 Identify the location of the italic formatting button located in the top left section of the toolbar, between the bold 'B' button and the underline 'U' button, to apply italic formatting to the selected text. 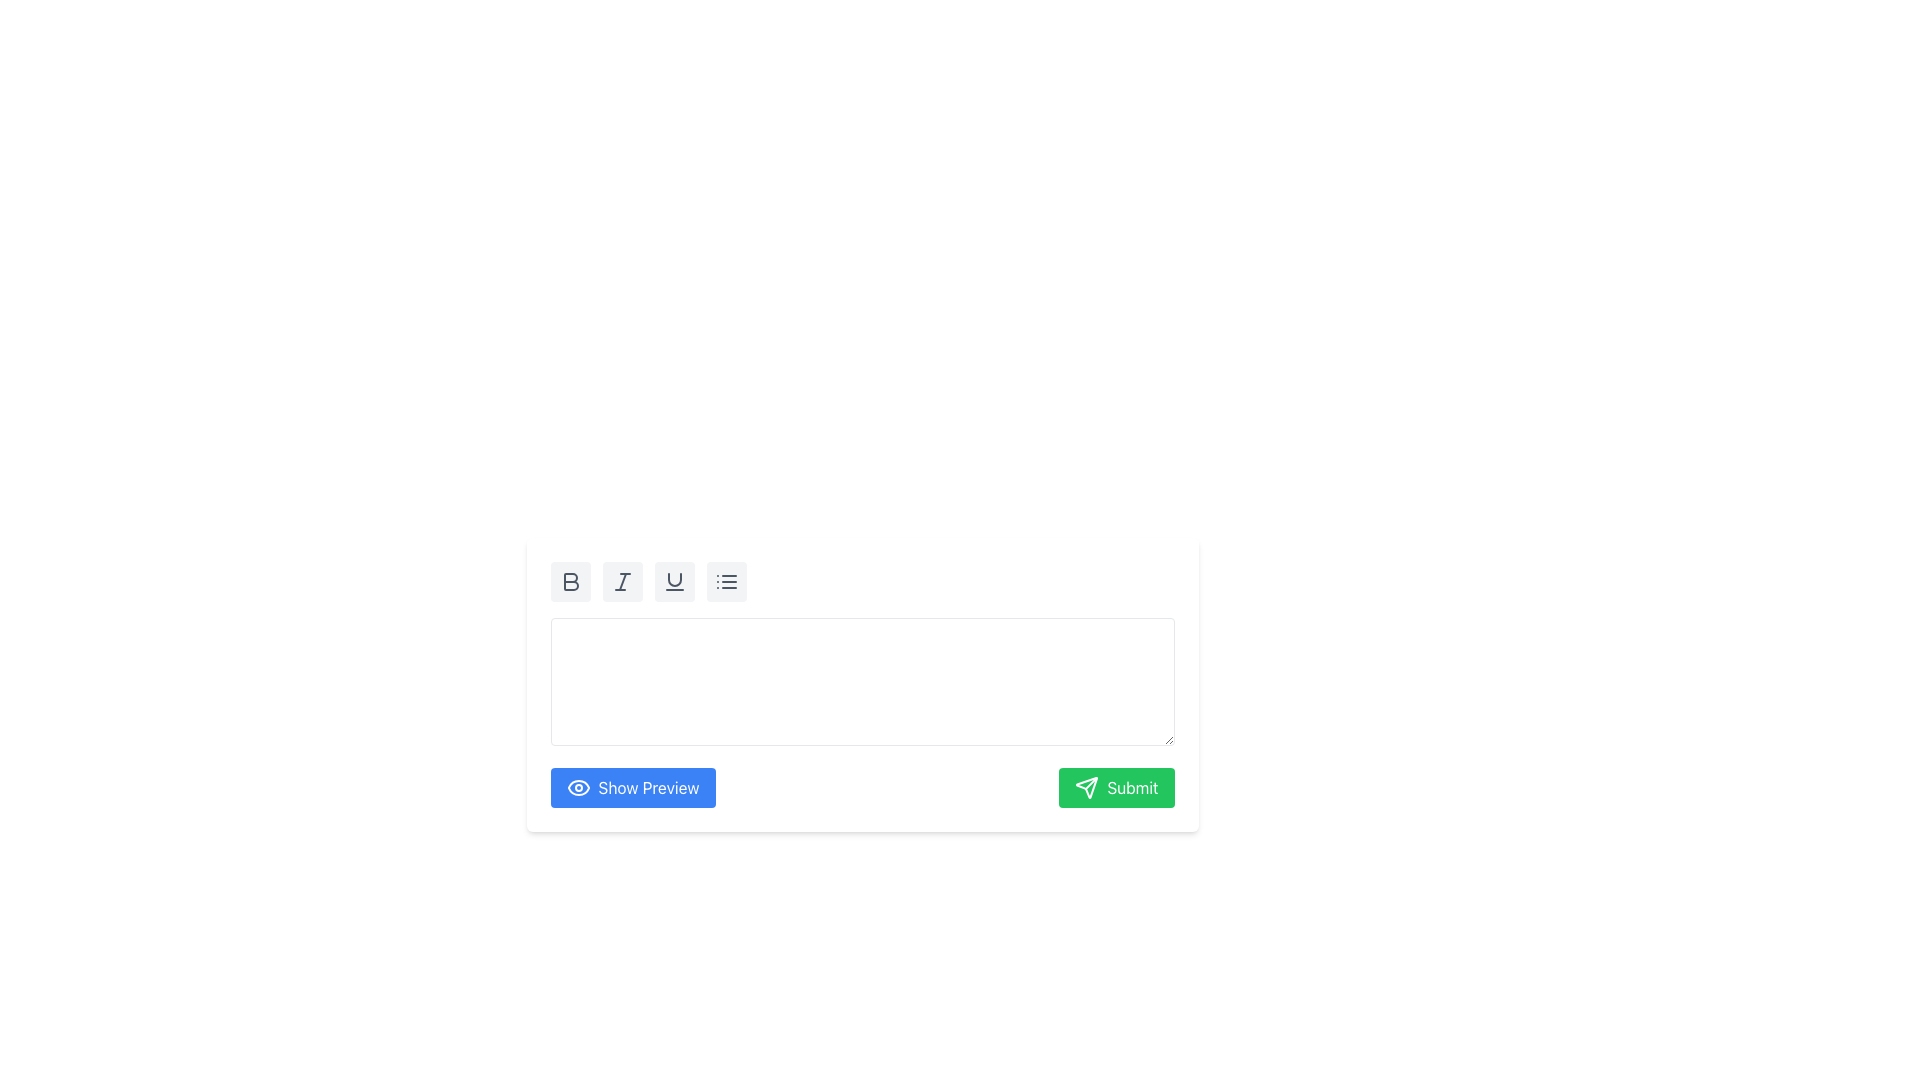
(621, 582).